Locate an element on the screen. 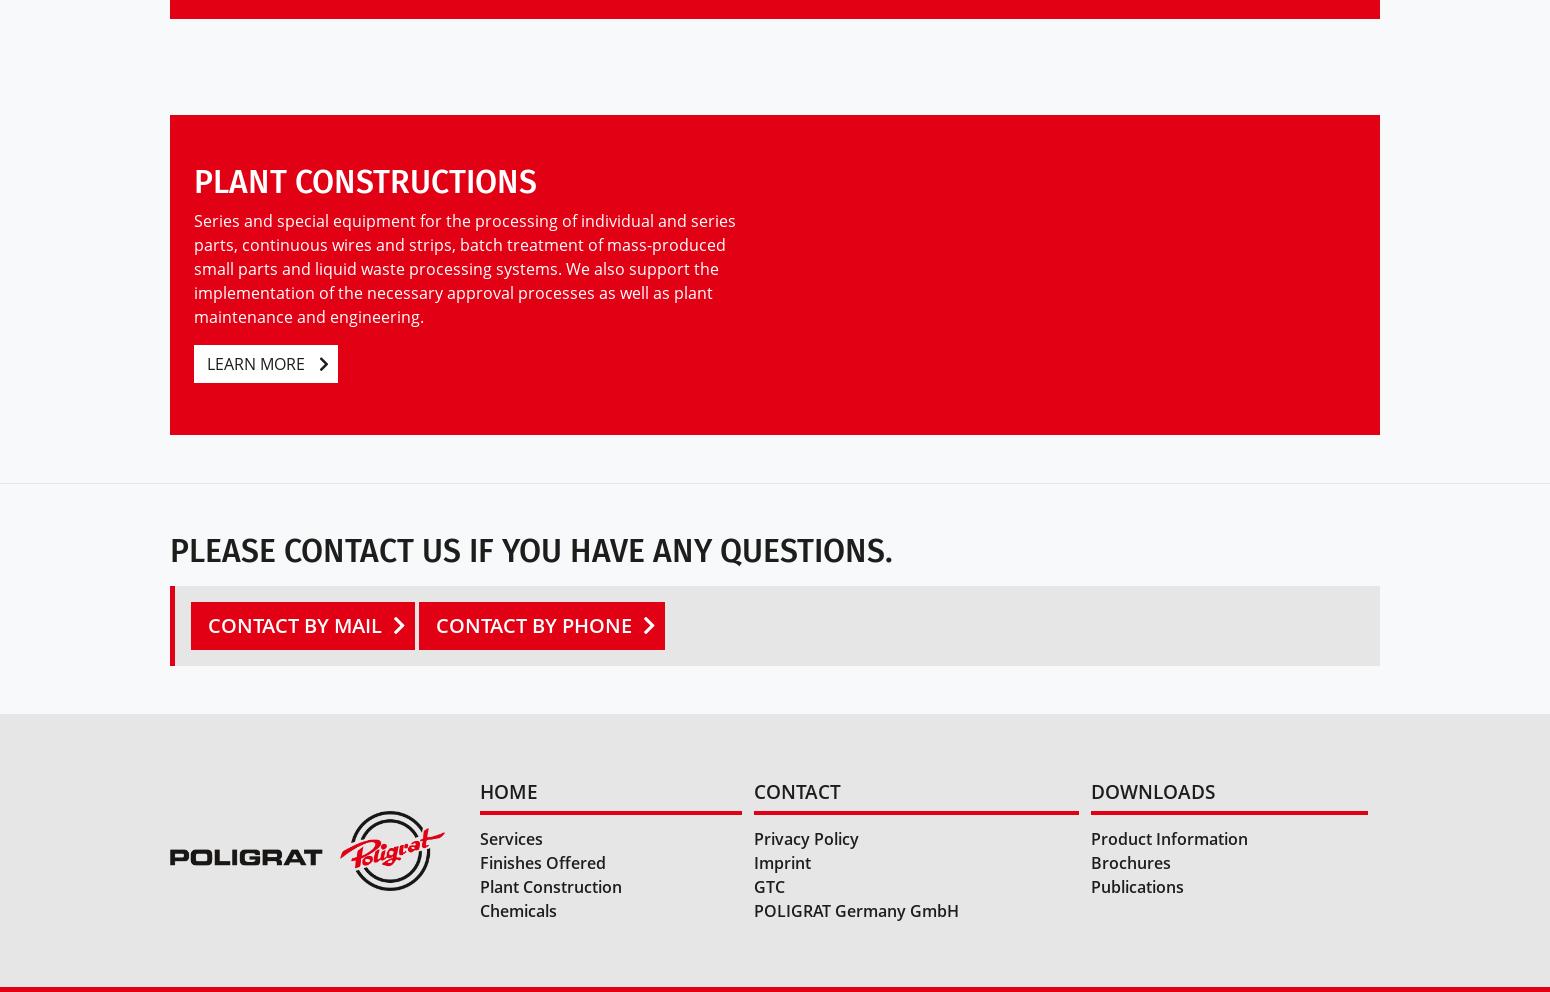 This screenshot has width=1550, height=992. 'Brochures' is located at coordinates (1130, 862).